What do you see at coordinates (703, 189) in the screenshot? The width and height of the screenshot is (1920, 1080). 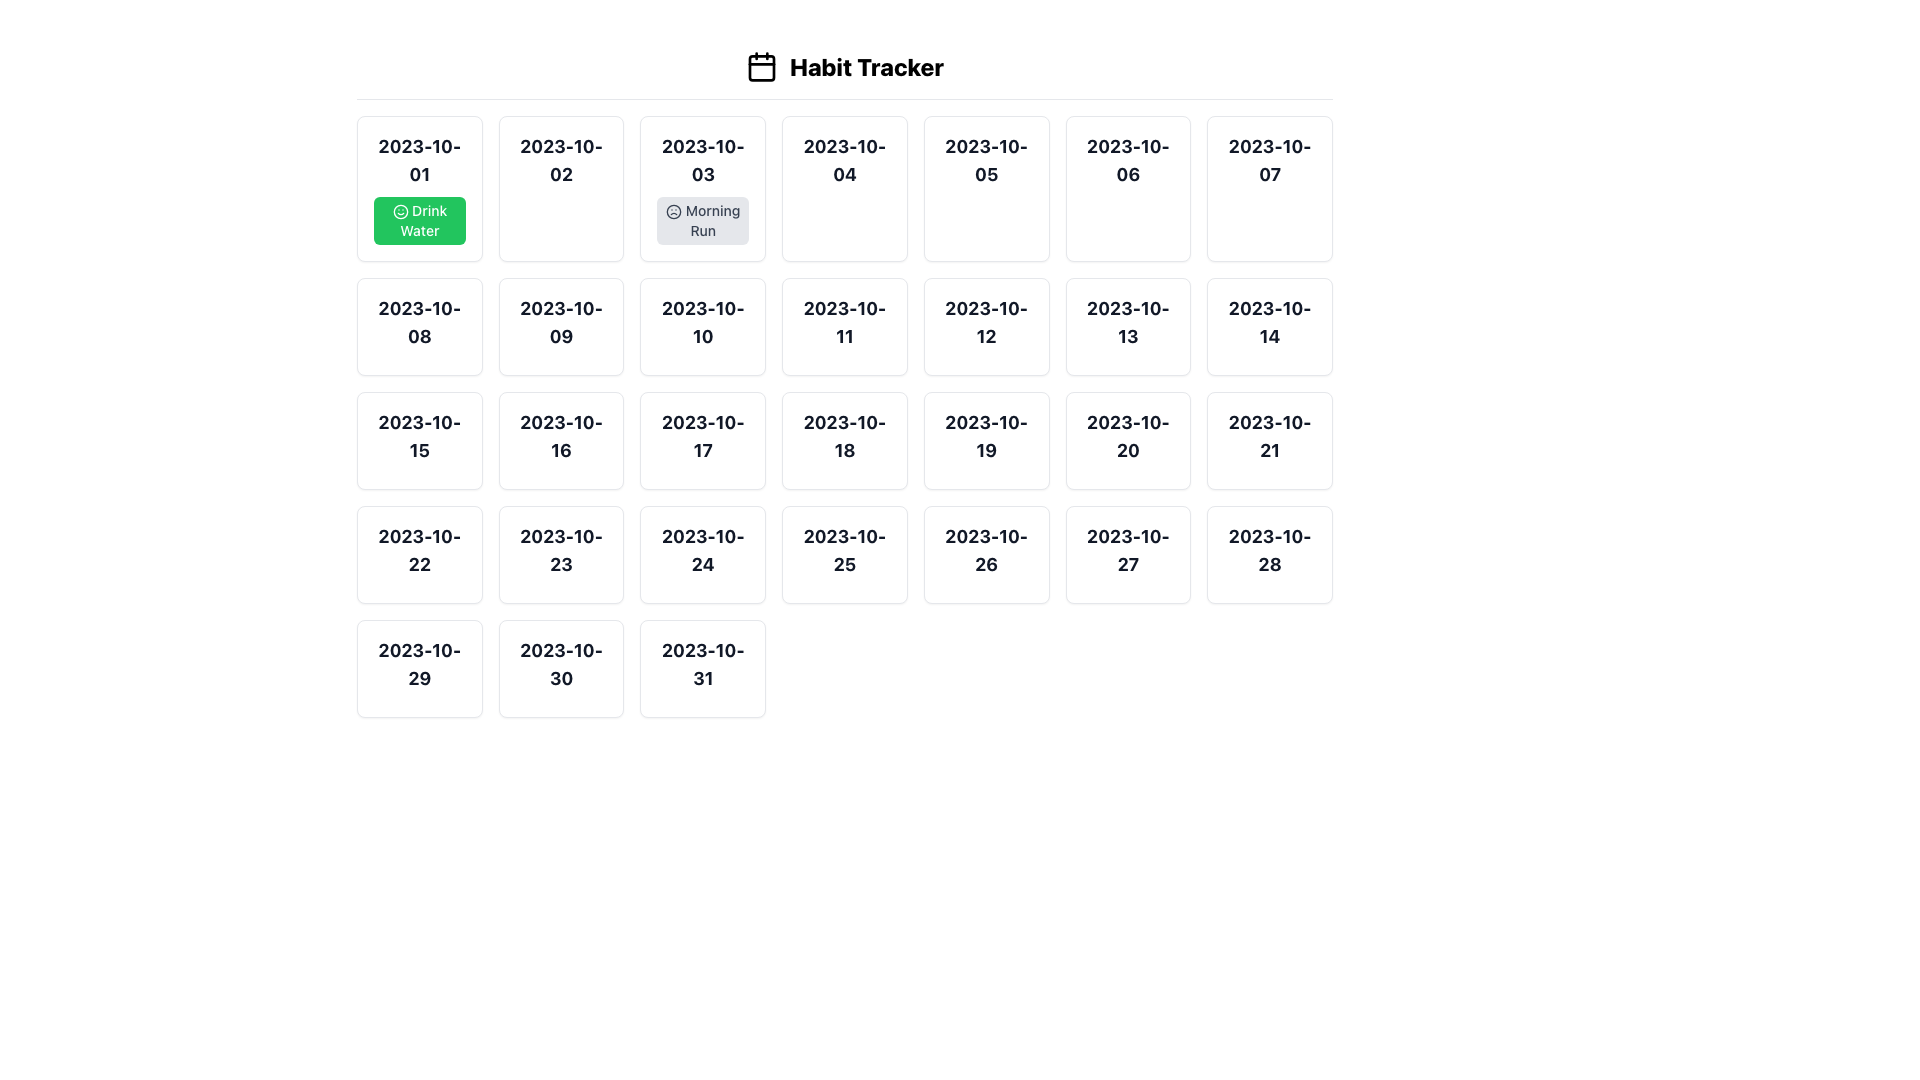 I see `the habit tracking card located in the first row and third column` at bounding box center [703, 189].